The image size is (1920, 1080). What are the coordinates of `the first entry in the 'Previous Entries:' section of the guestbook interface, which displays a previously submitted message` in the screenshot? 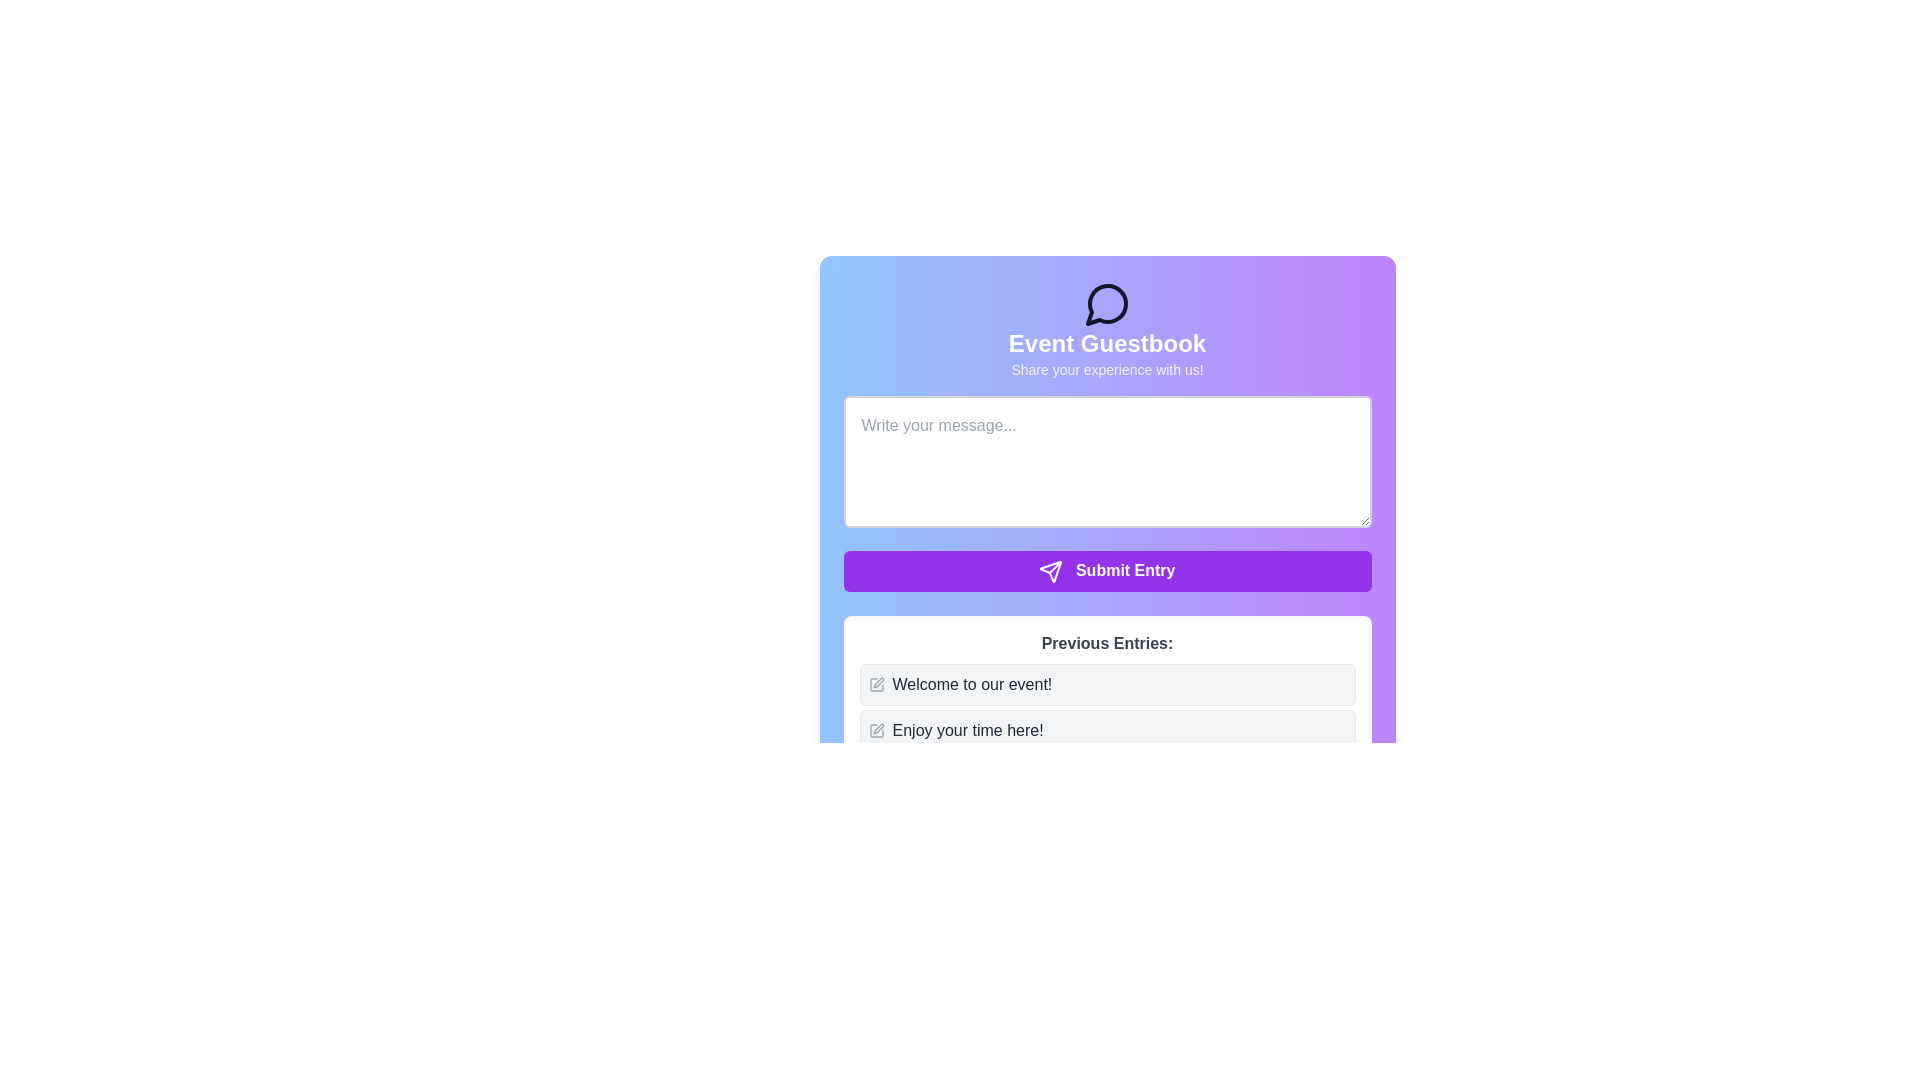 It's located at (1106, 706).